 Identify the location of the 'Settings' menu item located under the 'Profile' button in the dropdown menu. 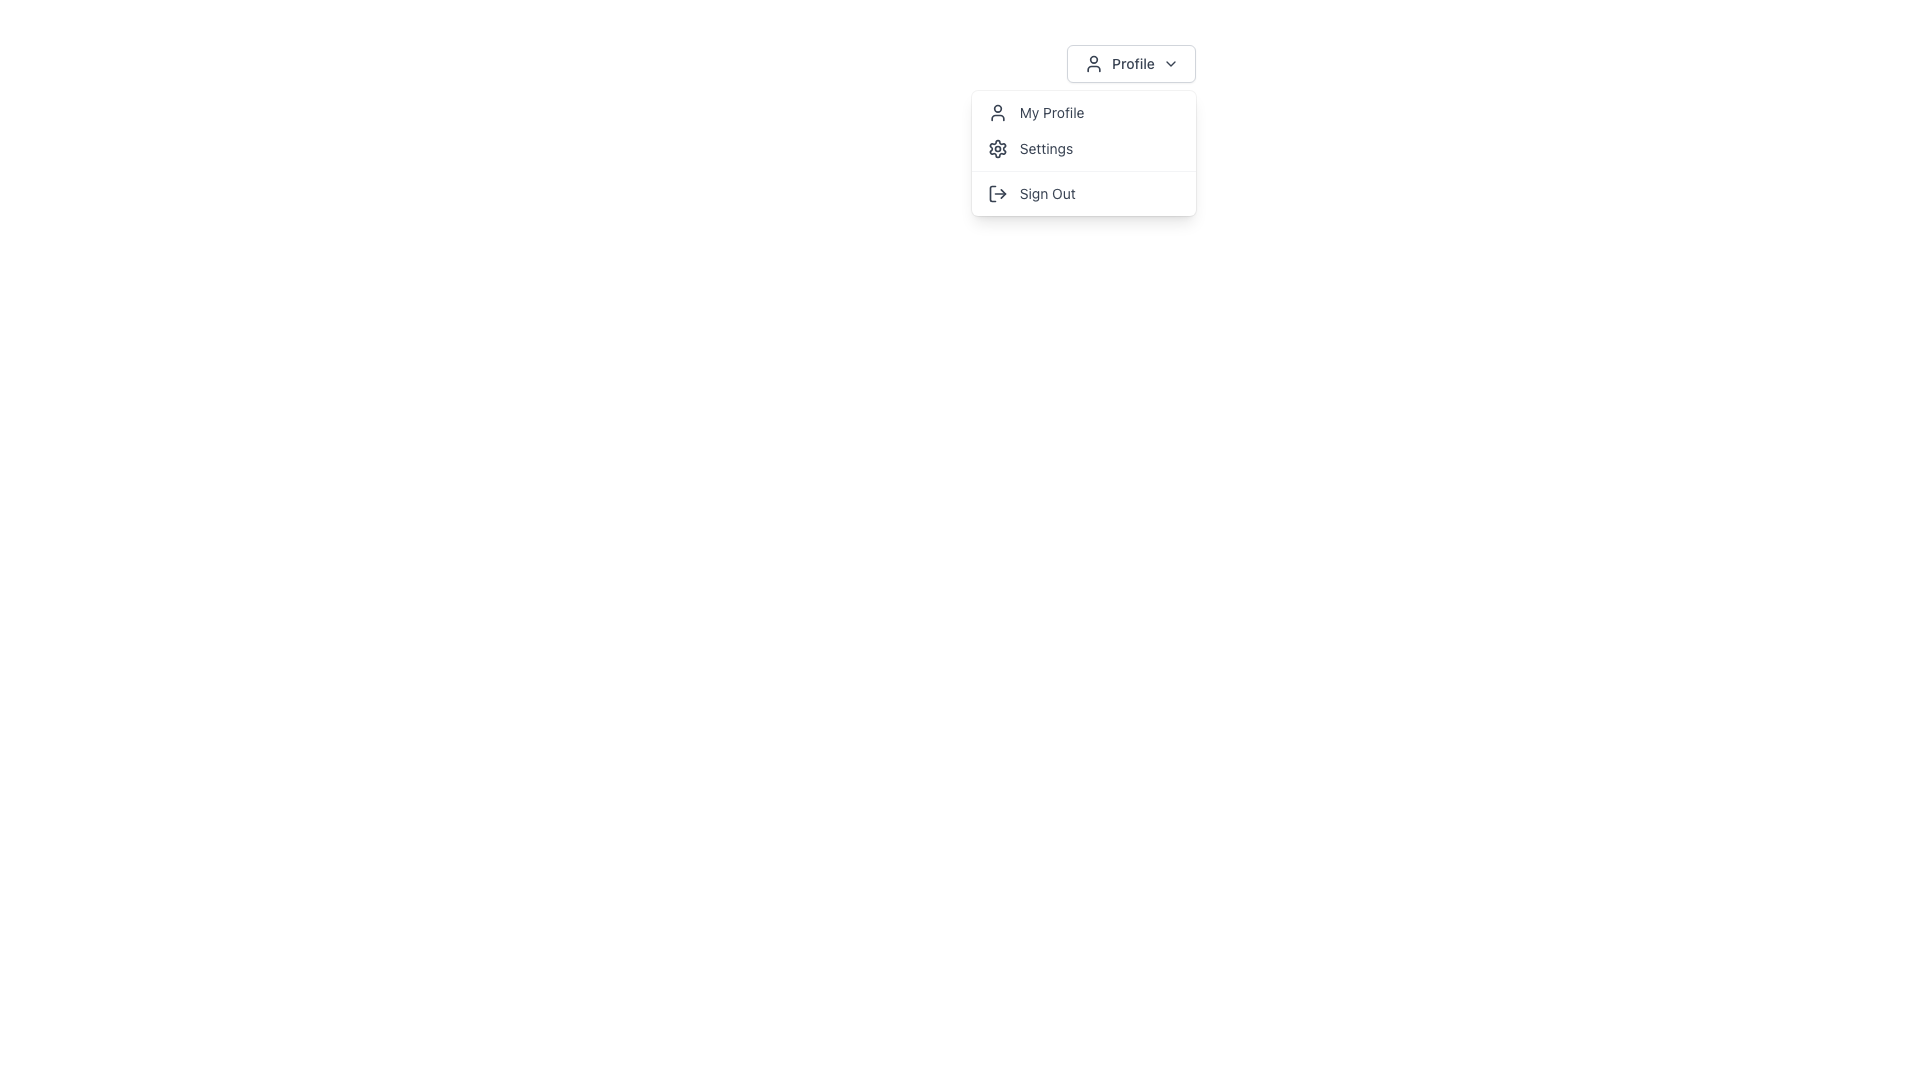
(1082, 152).